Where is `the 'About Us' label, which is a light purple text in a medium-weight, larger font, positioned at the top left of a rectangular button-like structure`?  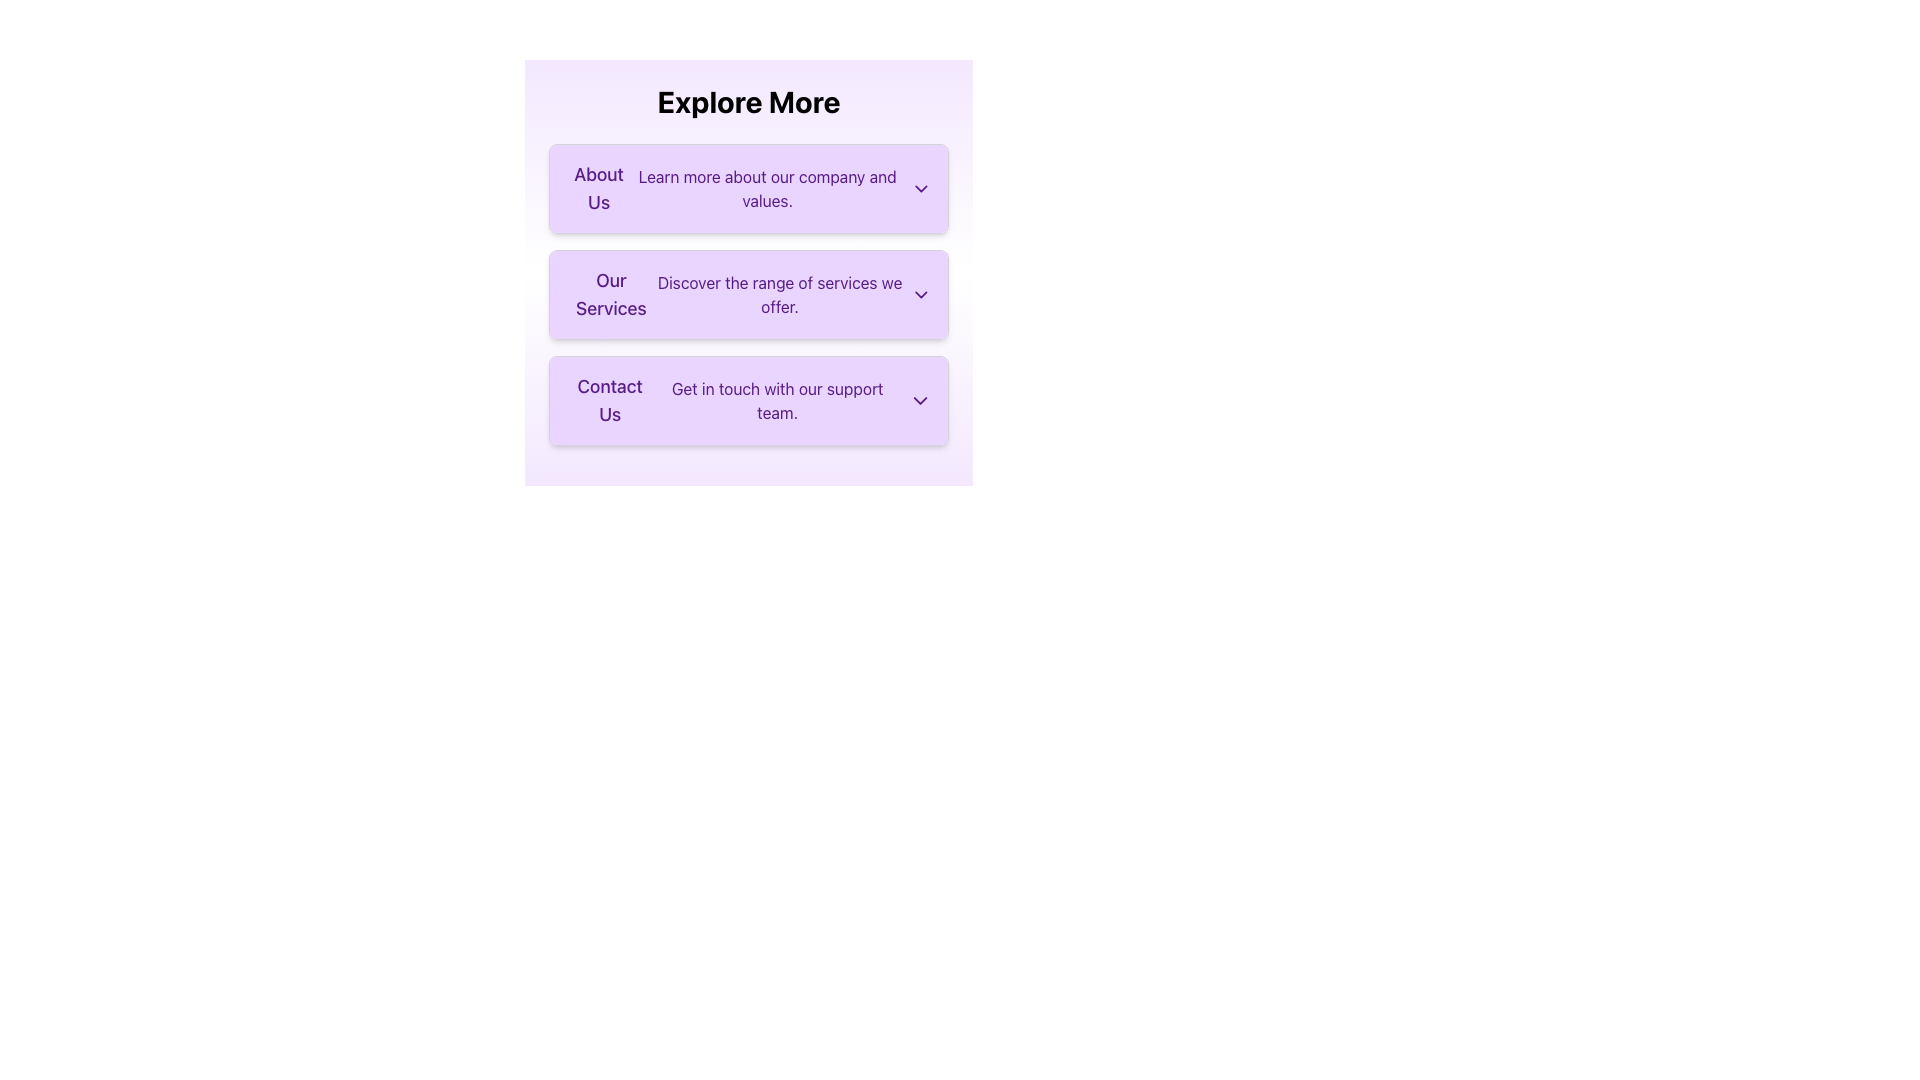
the 'About Us' label, which is a light purple text in a medium-weight, larger font, positioned at the top left of a rectangular button-like structure is located at coordinates (598, 189).